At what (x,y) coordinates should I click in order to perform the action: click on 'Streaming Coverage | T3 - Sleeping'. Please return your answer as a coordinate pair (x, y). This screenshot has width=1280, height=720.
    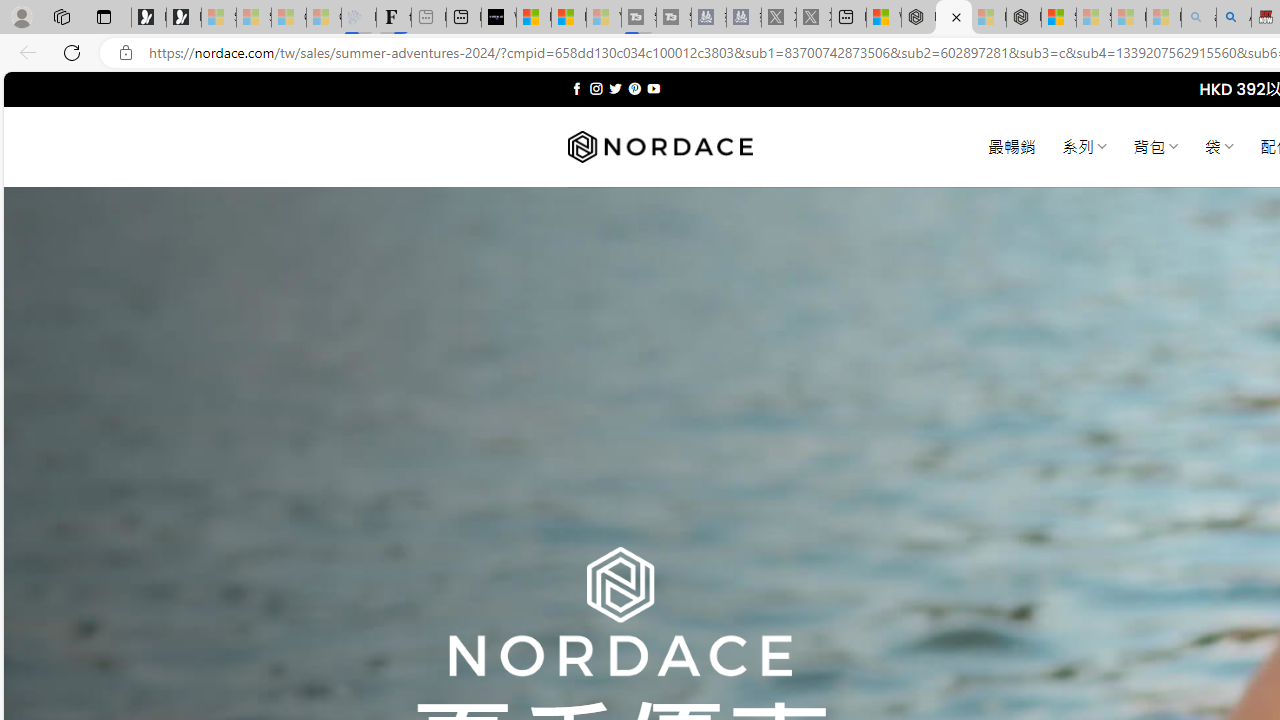
    Looking at the image, I should click on (638, 17).